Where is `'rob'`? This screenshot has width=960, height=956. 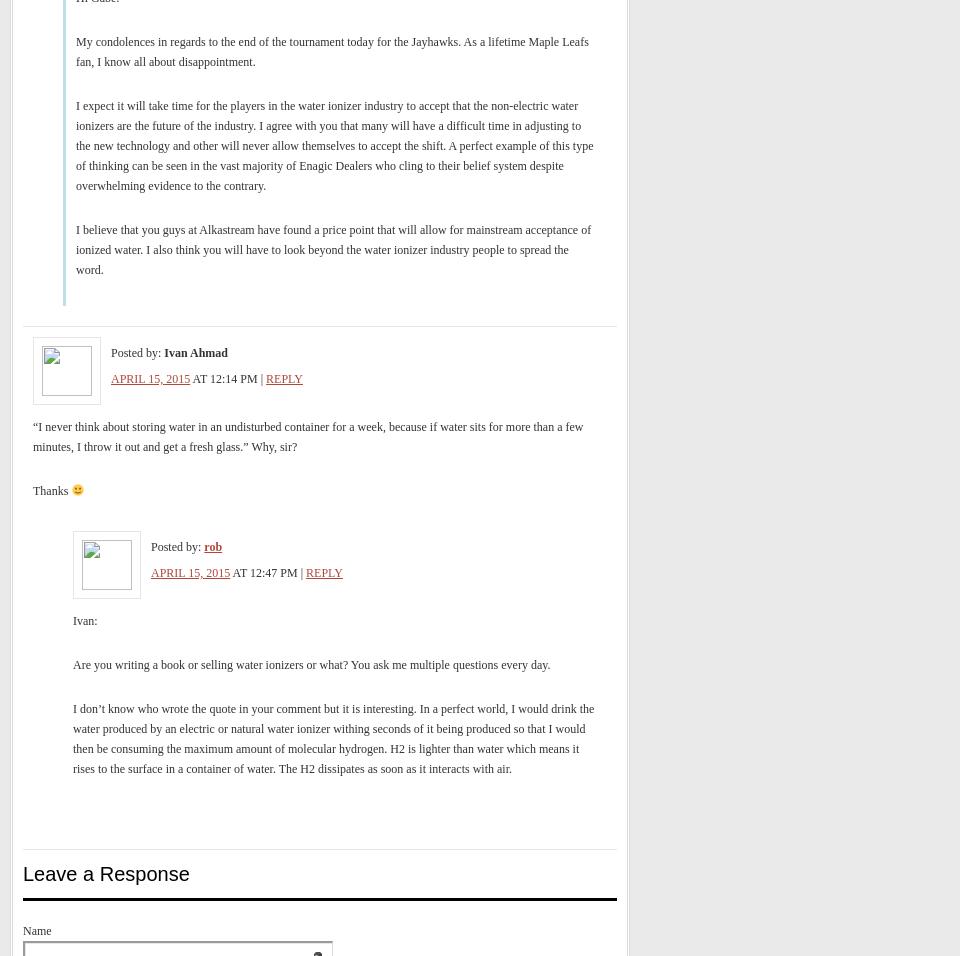 'rob' is located at coordinates (213, 546).